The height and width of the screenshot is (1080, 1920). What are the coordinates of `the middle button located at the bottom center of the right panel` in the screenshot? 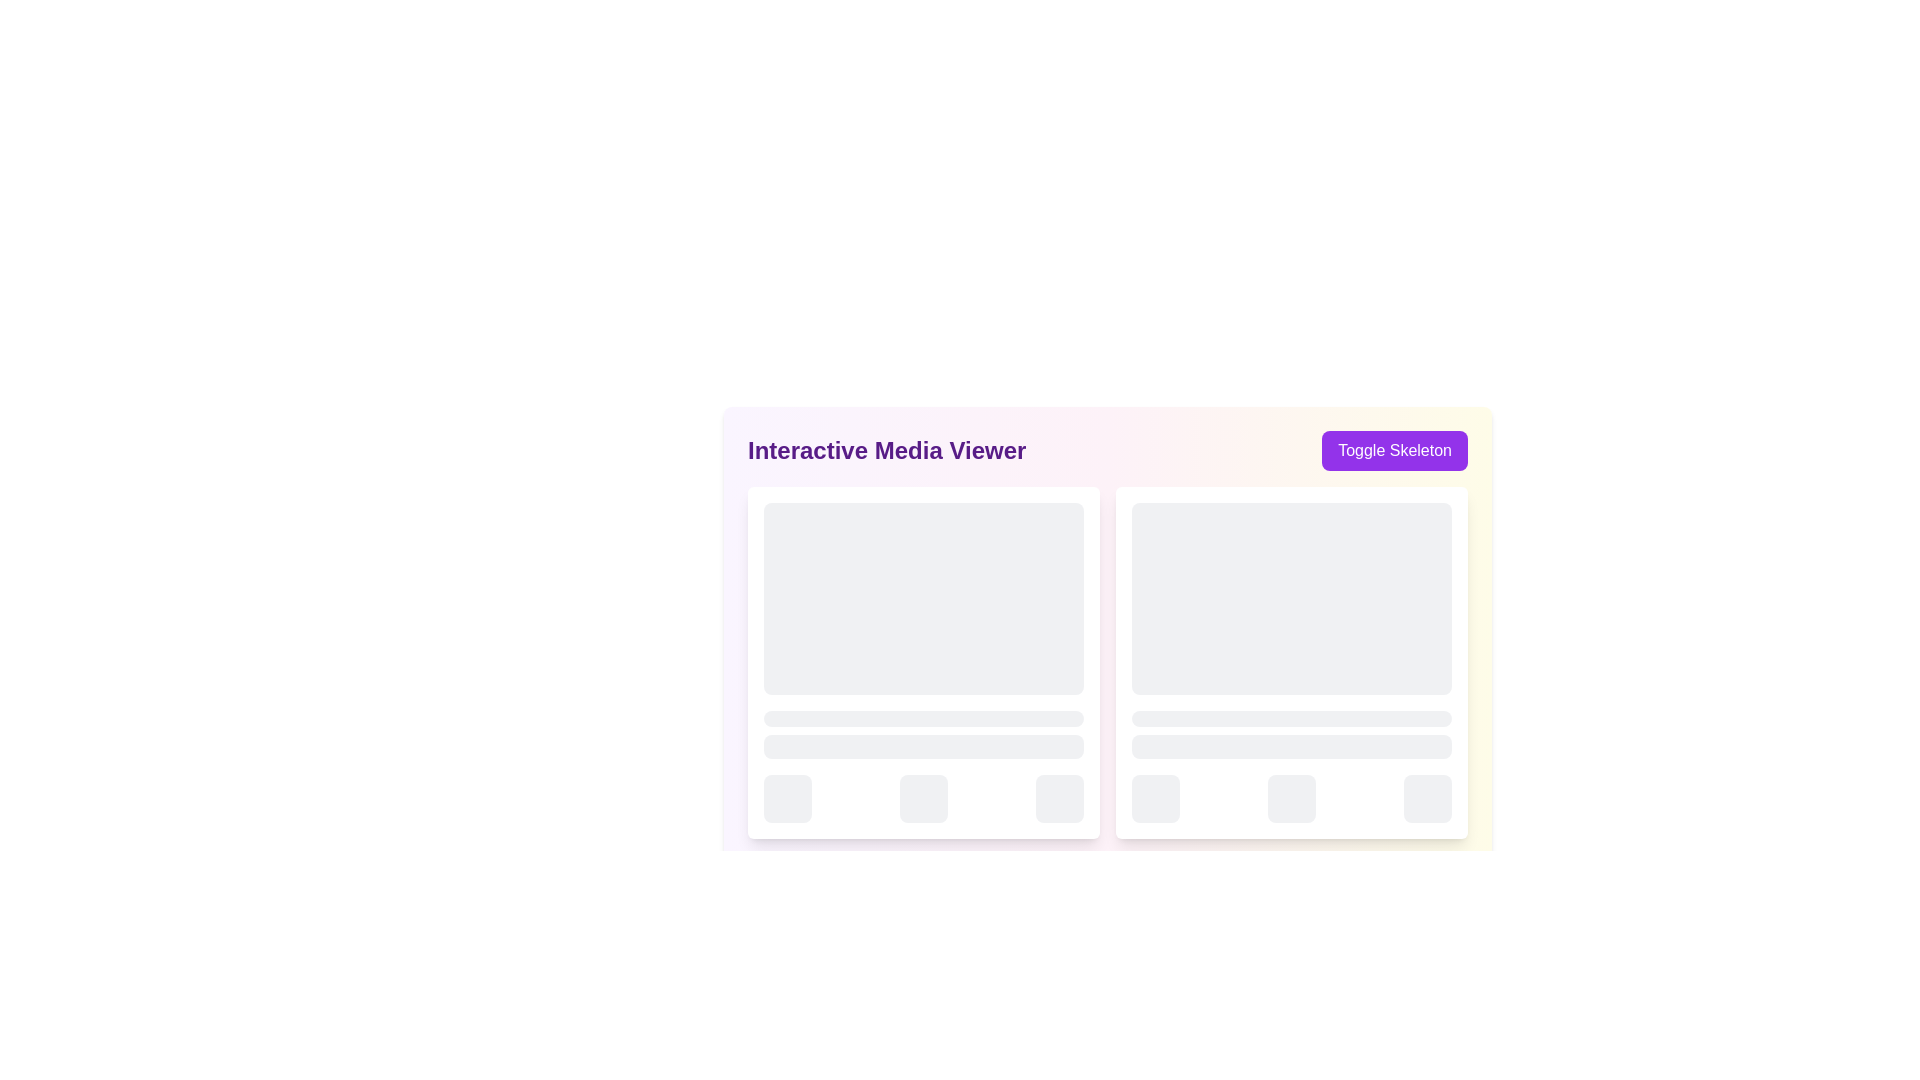 It's located at (1291, 797).